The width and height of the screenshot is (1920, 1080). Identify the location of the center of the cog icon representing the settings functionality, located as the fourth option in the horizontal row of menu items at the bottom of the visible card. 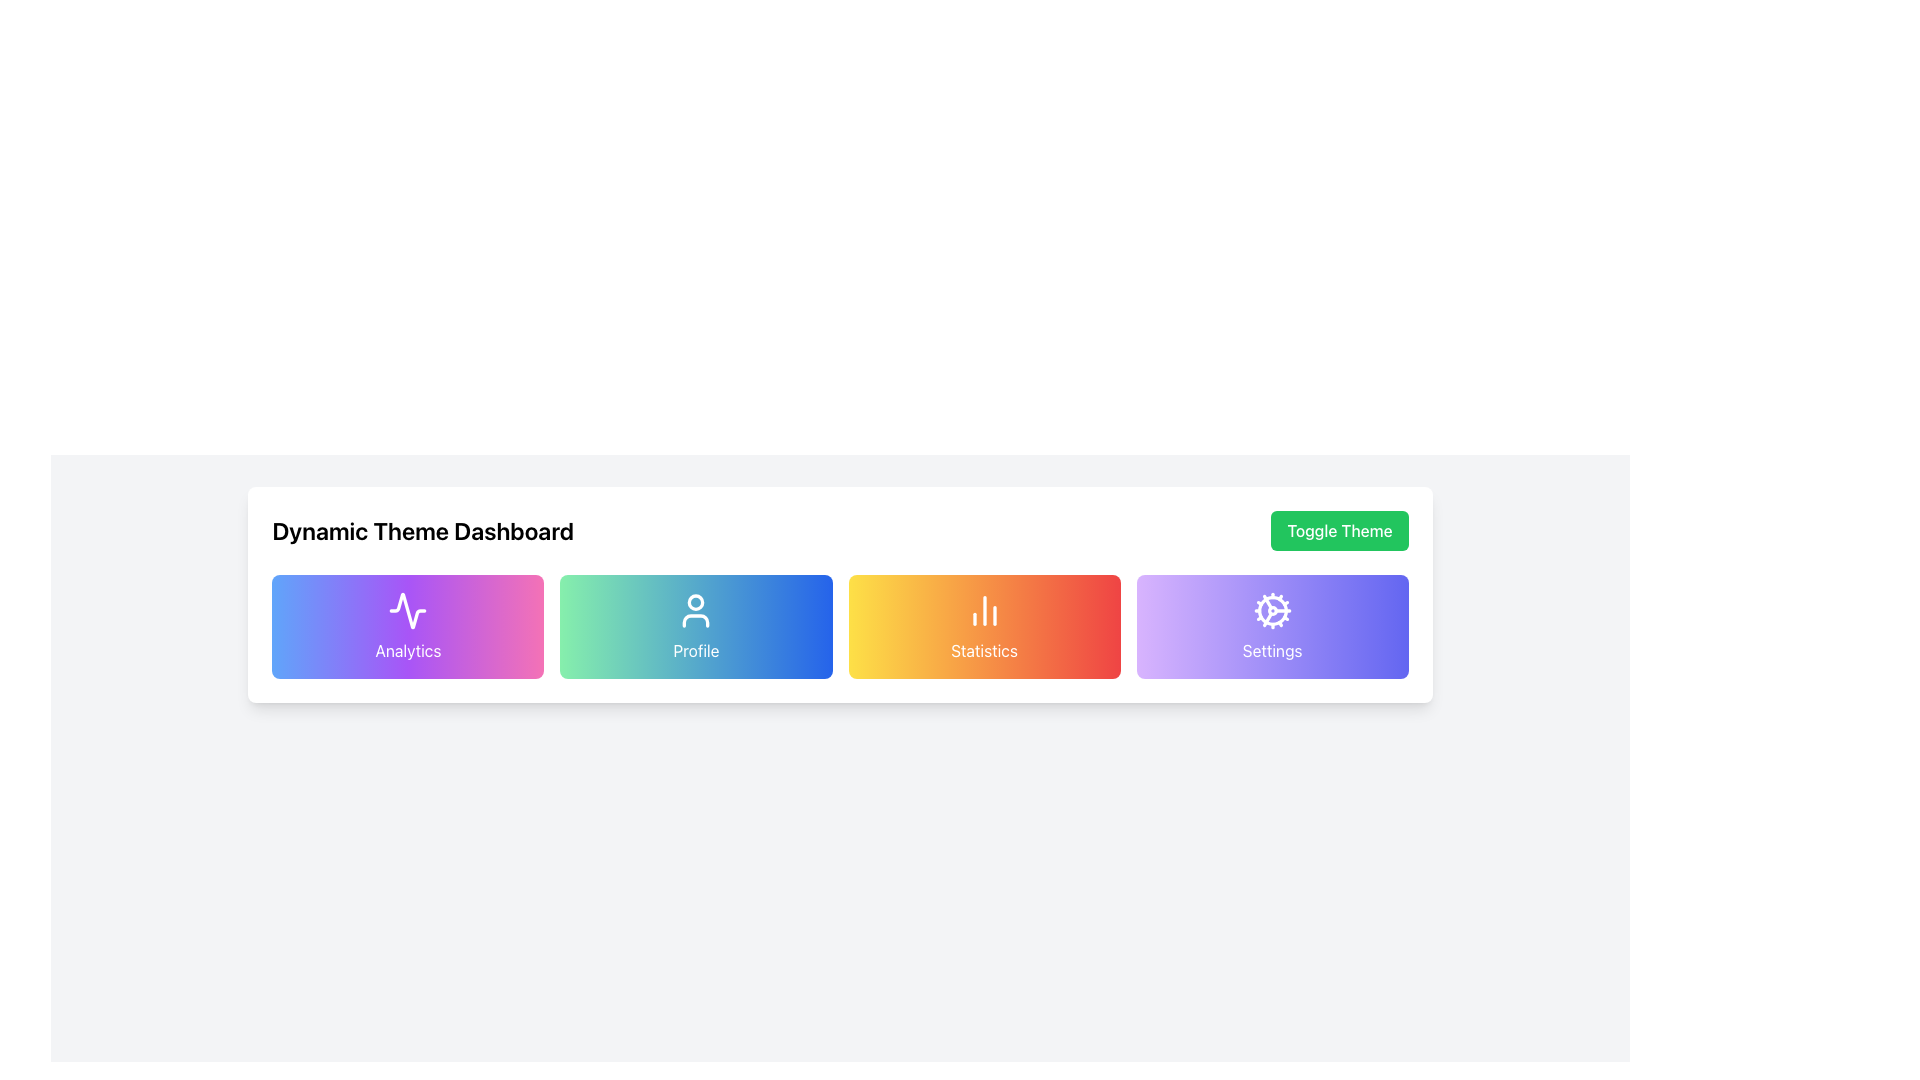
(1271, 609).